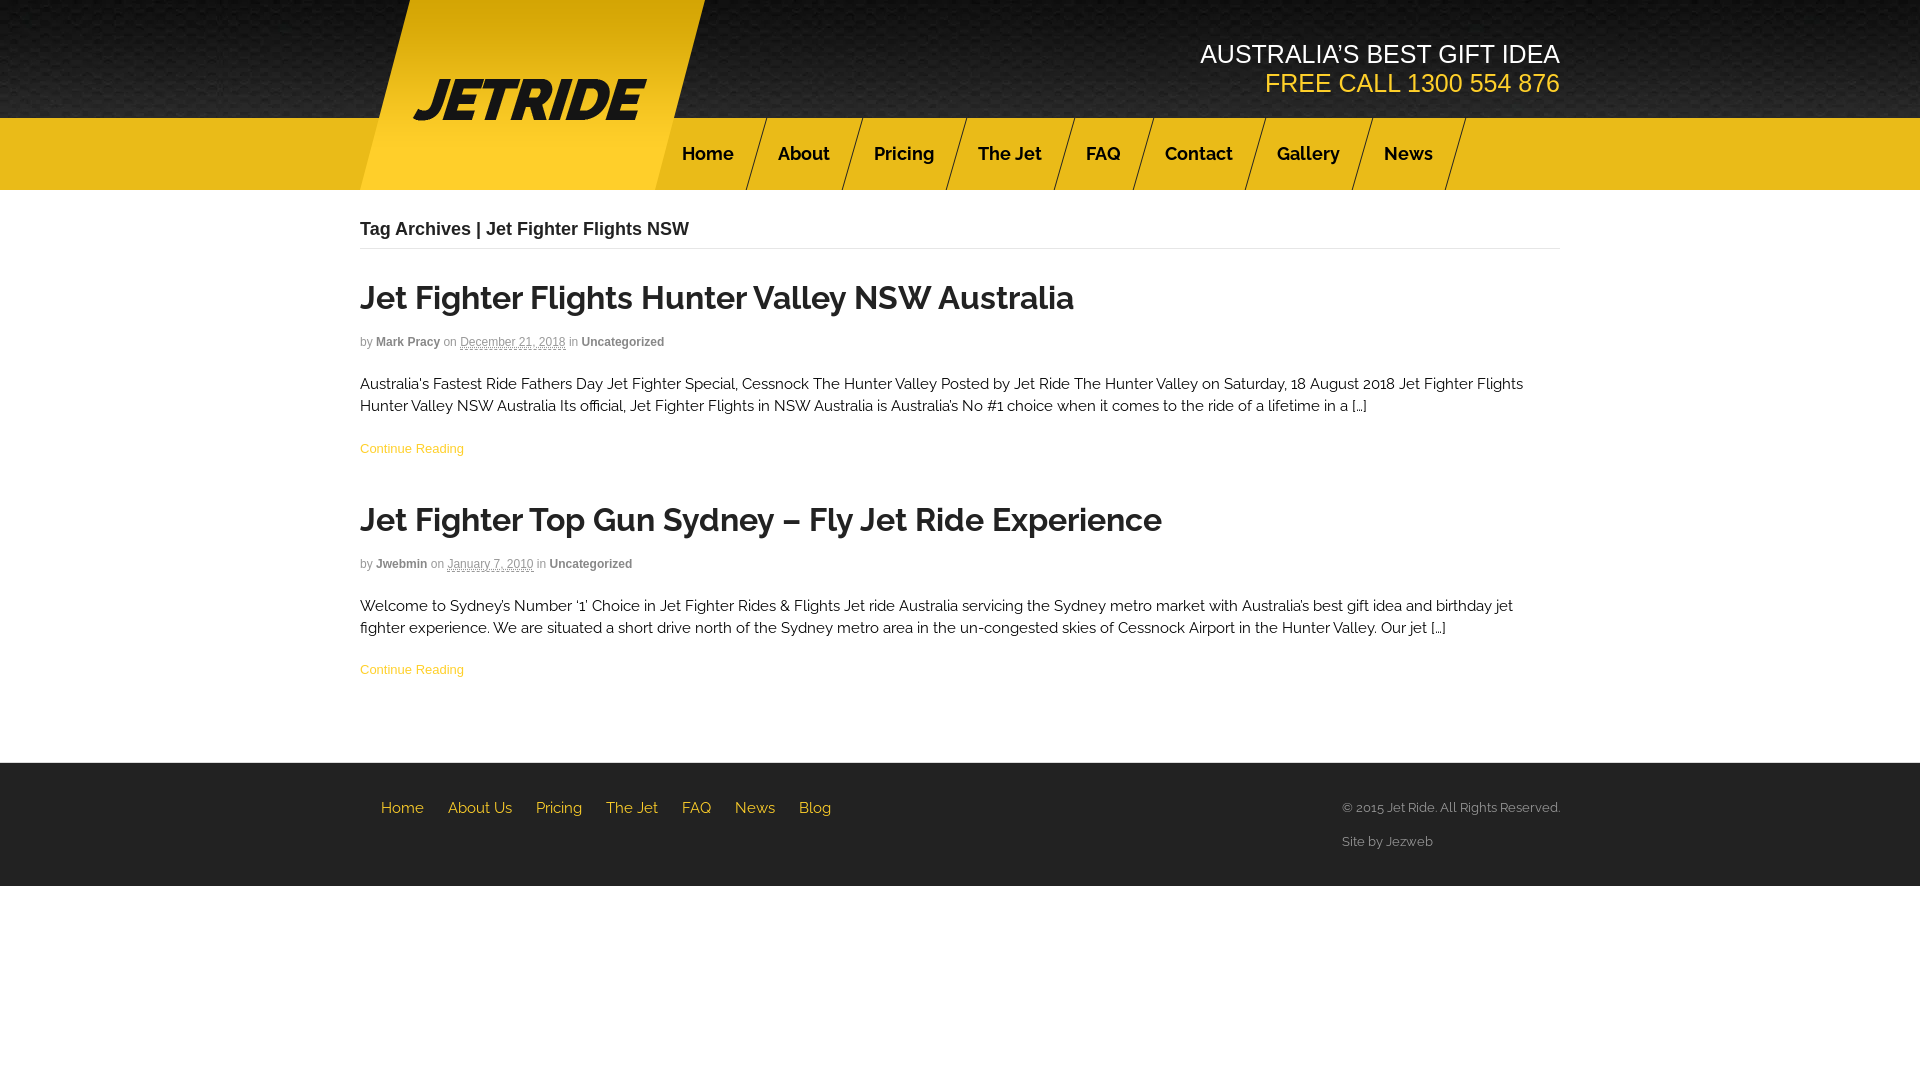 The height and width of the screenshot is (1080, 1920). What do you see at coordinates (401, 806) in the screenshot?
I see `'Home'` at bounding box center [401, 806].